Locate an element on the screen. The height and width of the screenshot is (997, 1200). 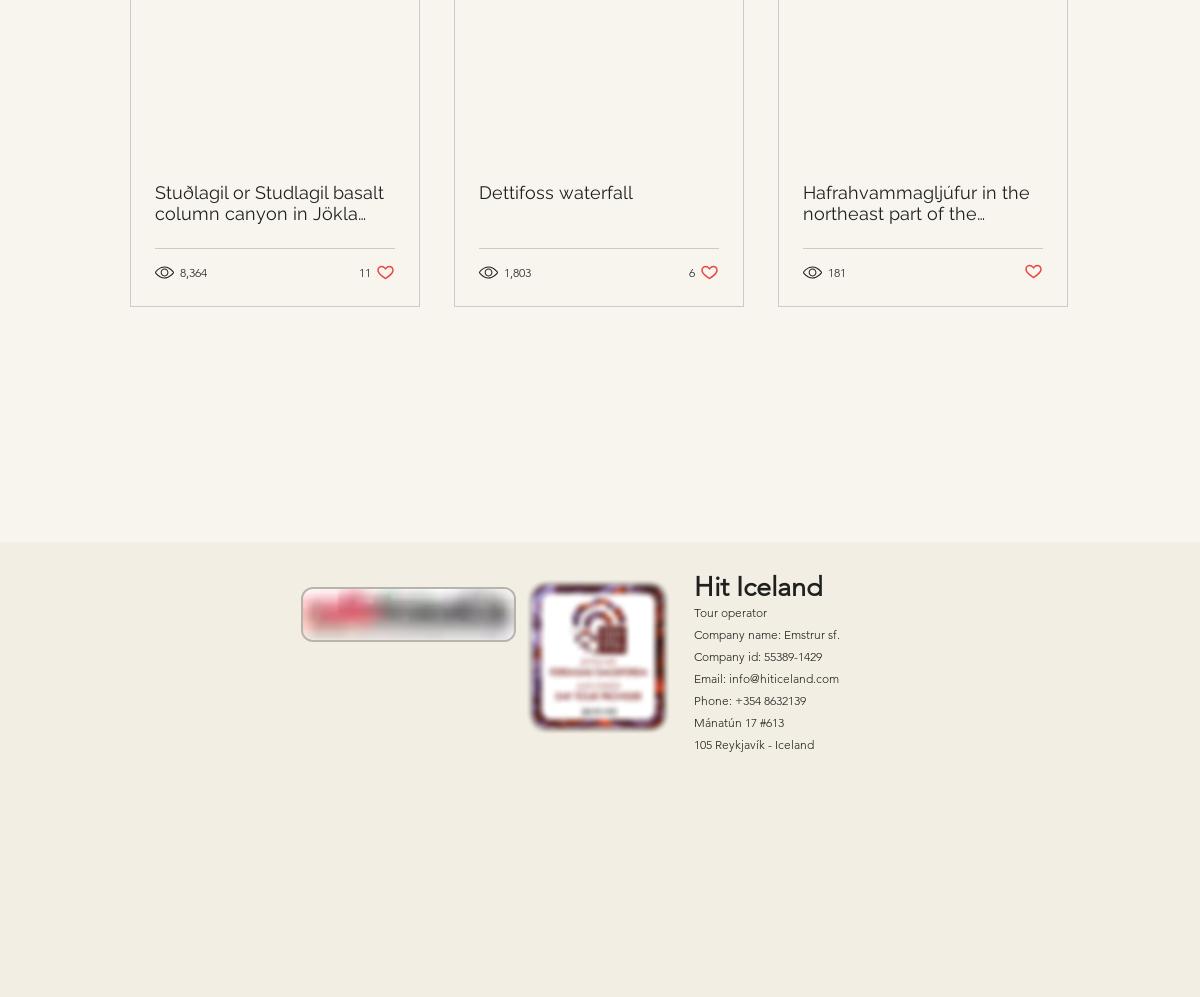
'1,803' is located at coordinates (516, 272).